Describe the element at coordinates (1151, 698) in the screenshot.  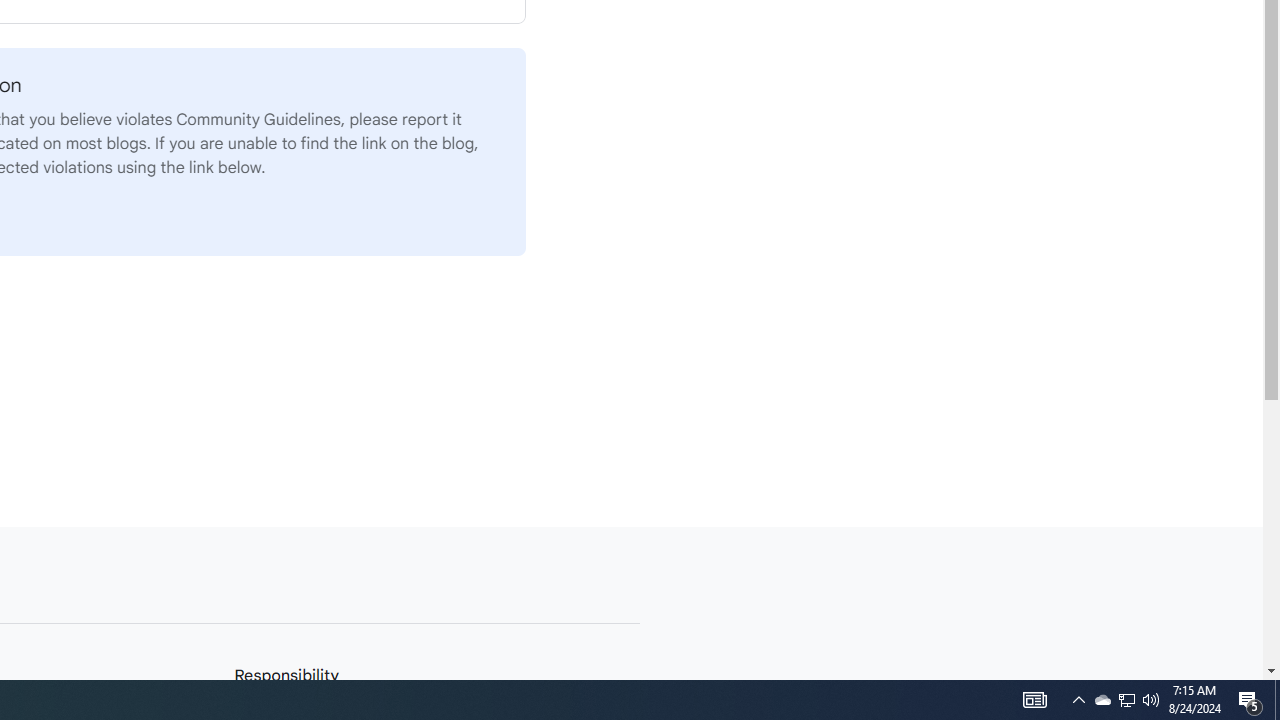
I see `'User Promoted Notification Area'` at that location.